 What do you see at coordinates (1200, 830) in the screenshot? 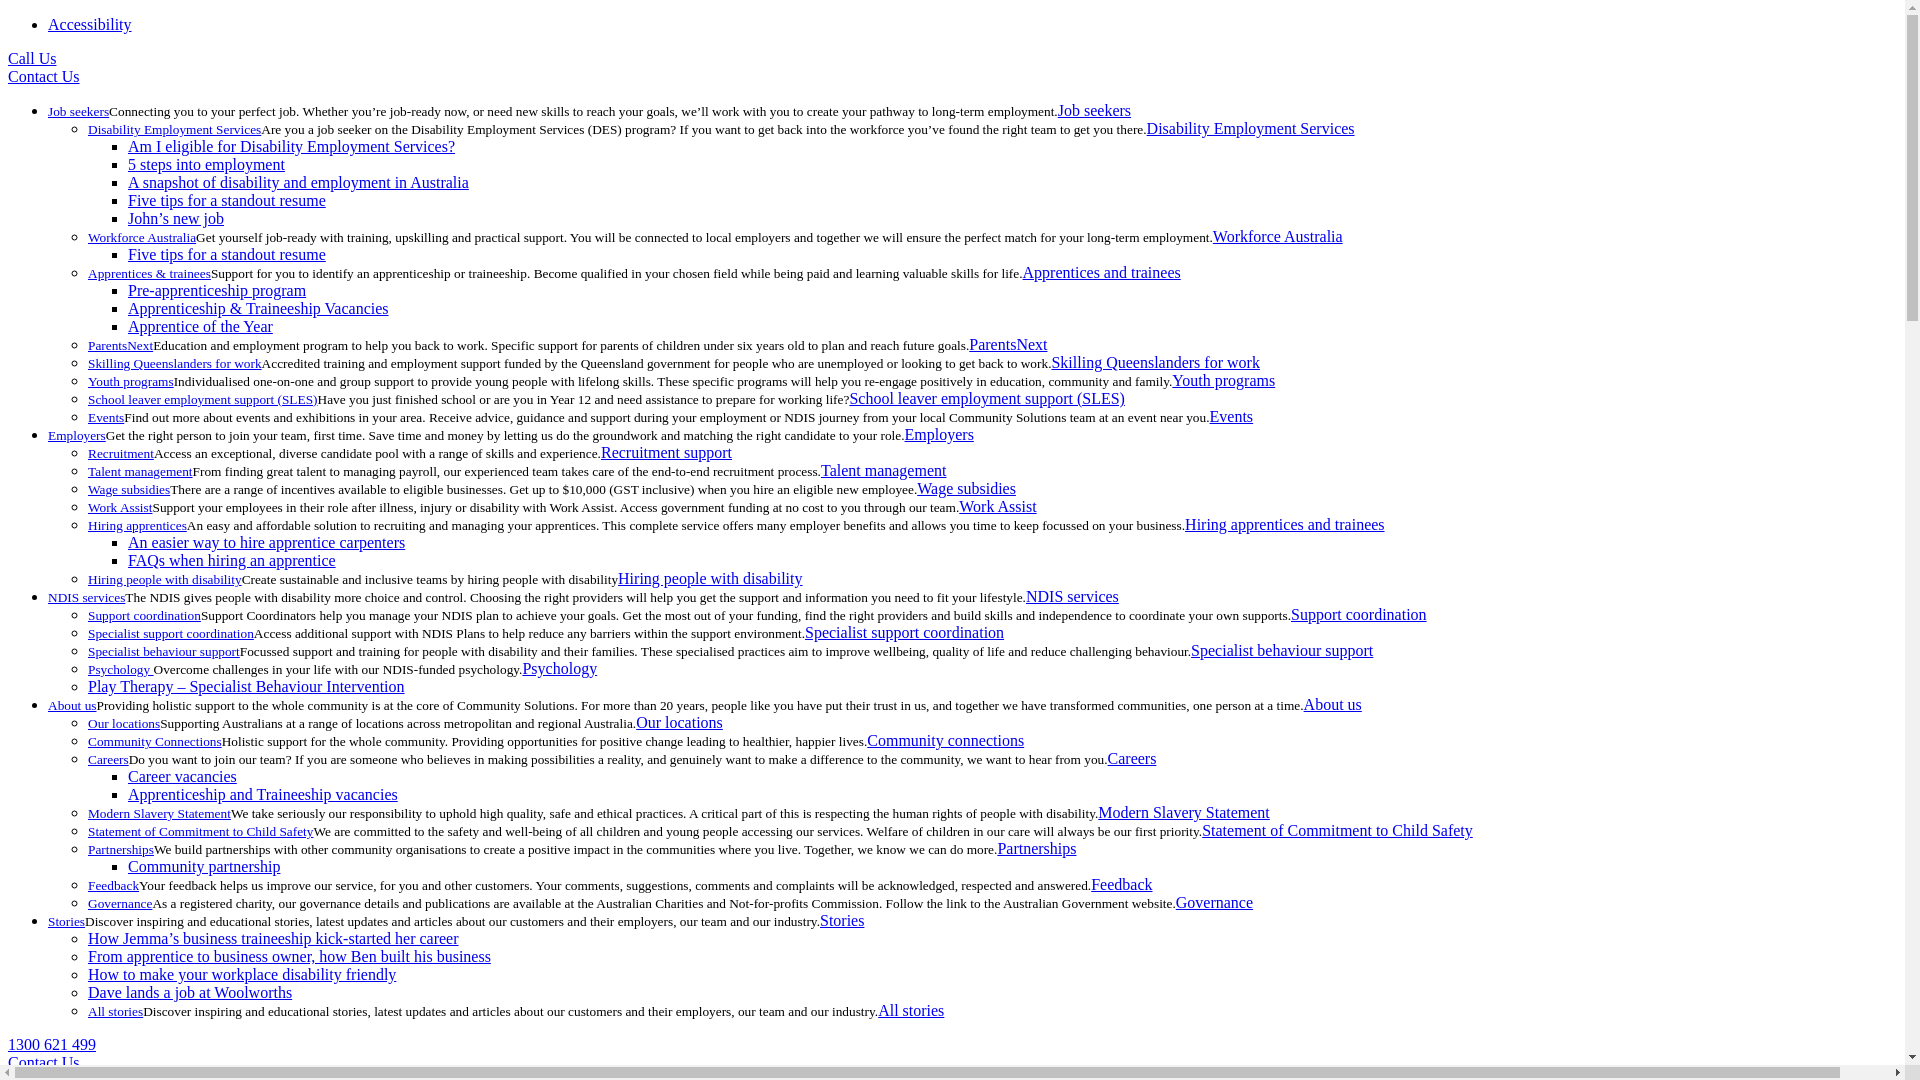
I see `'Statement of Commitment to Child Safety'` at bounding box center [1200, 830].